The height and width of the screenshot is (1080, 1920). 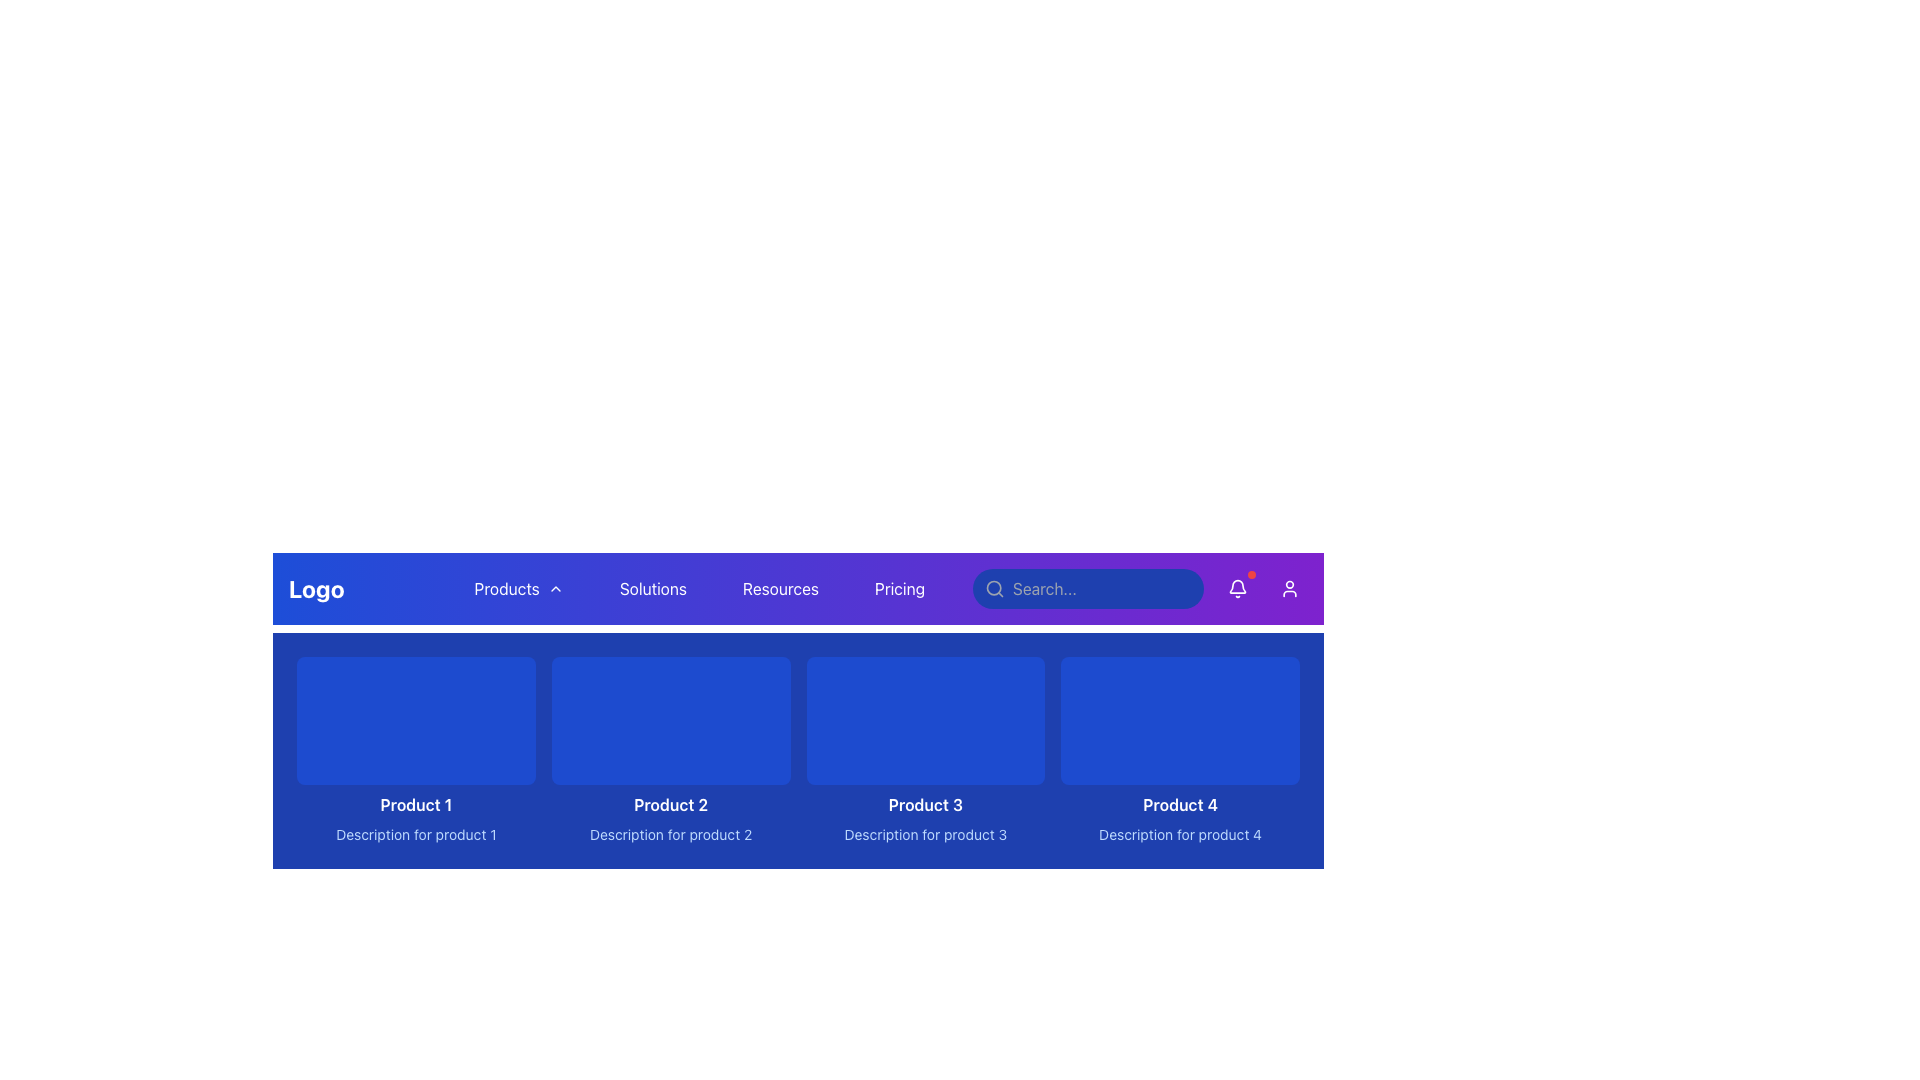 What do you see at coordinates (555, 588) in the screenshot?
I see `the chevron-down icon located to the right of the 'Products' button in the header's navigation bar` at bounding box center [555, 588].